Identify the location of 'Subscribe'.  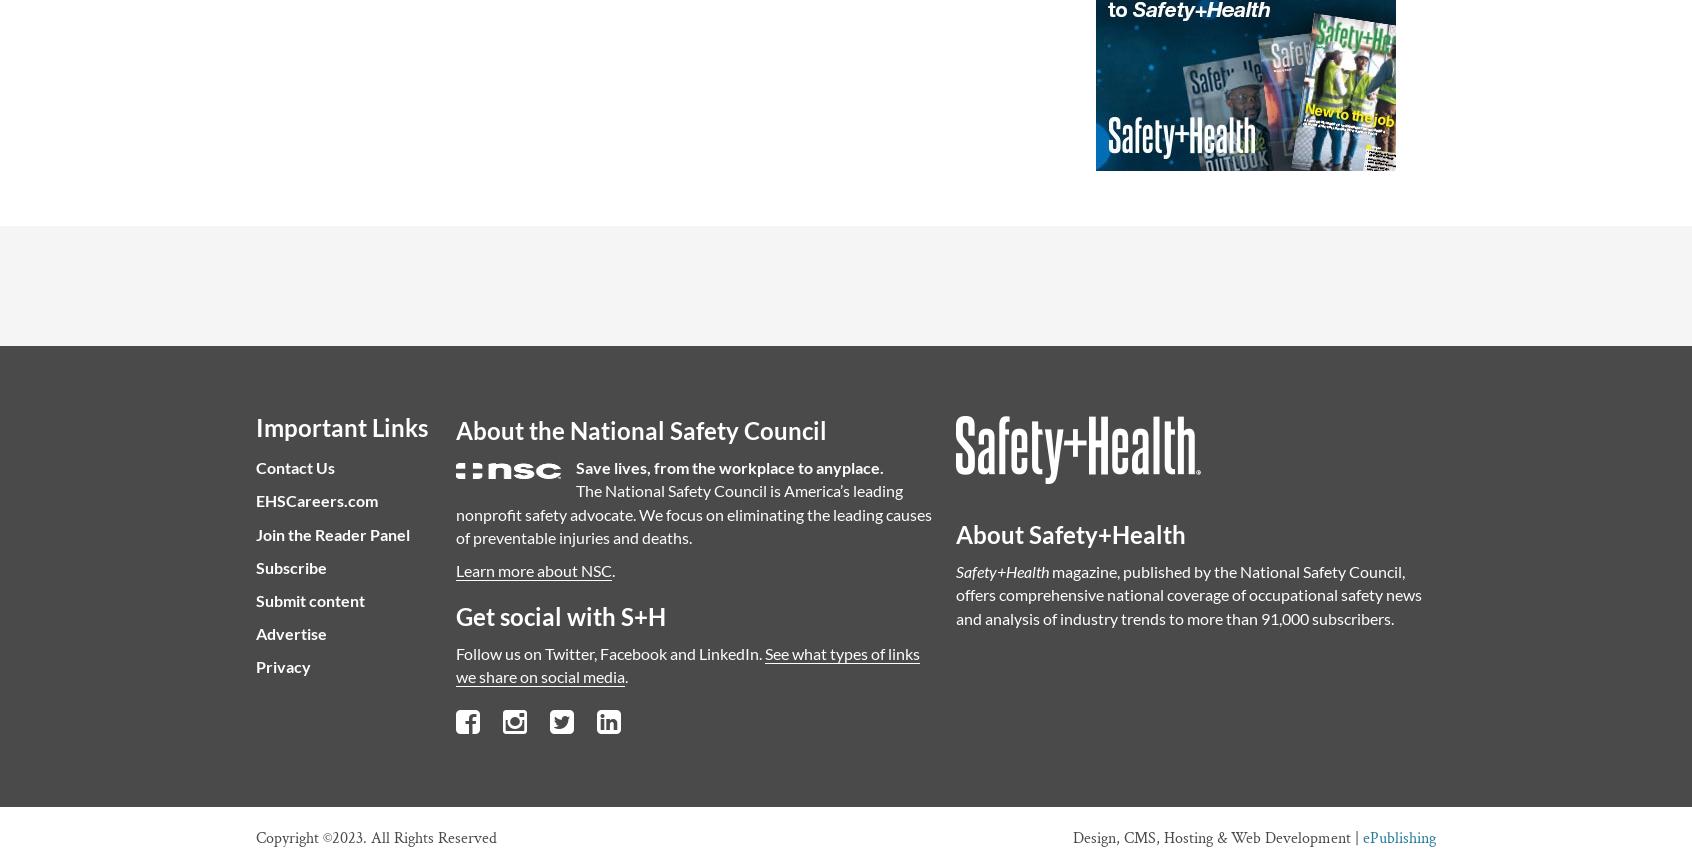
(290, 566).